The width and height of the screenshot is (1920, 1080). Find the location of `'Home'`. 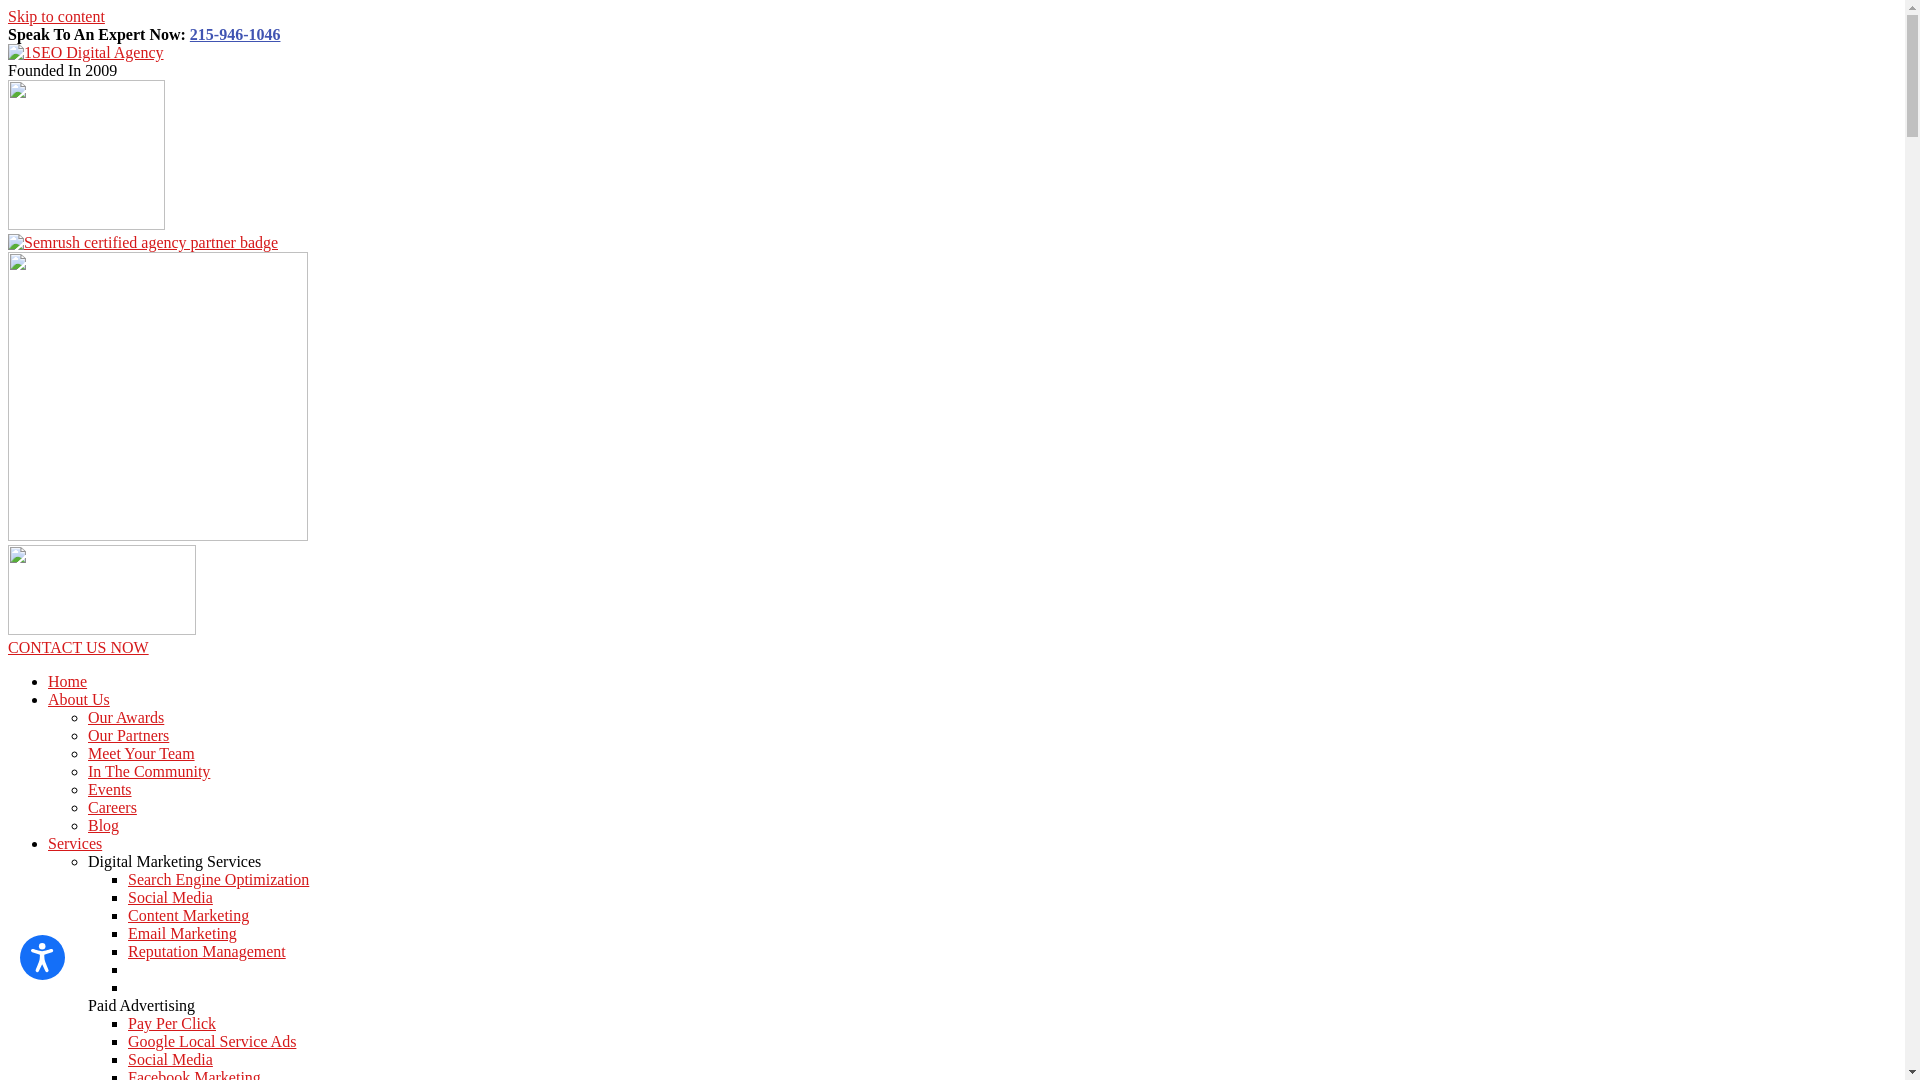

'Home' is located at coordinates (67, 680).